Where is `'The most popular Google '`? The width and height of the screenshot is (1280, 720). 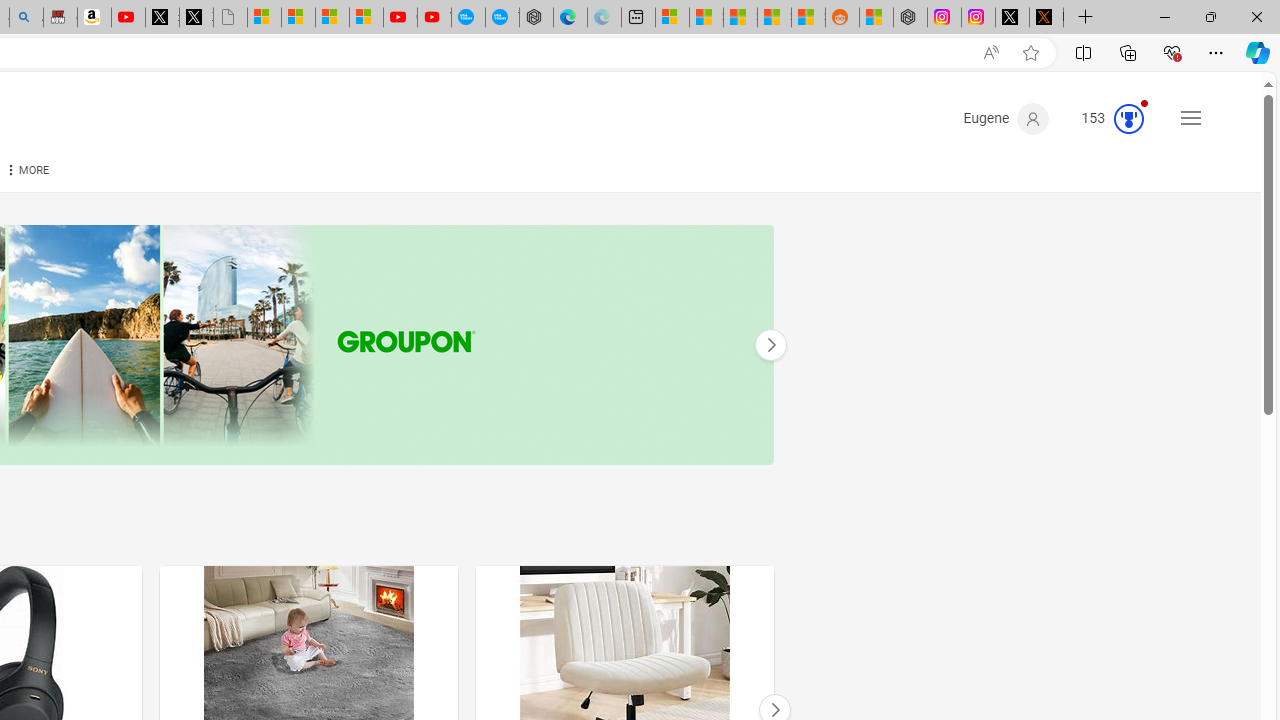 'The most popular Google ' is located at coordinates (502, 17).